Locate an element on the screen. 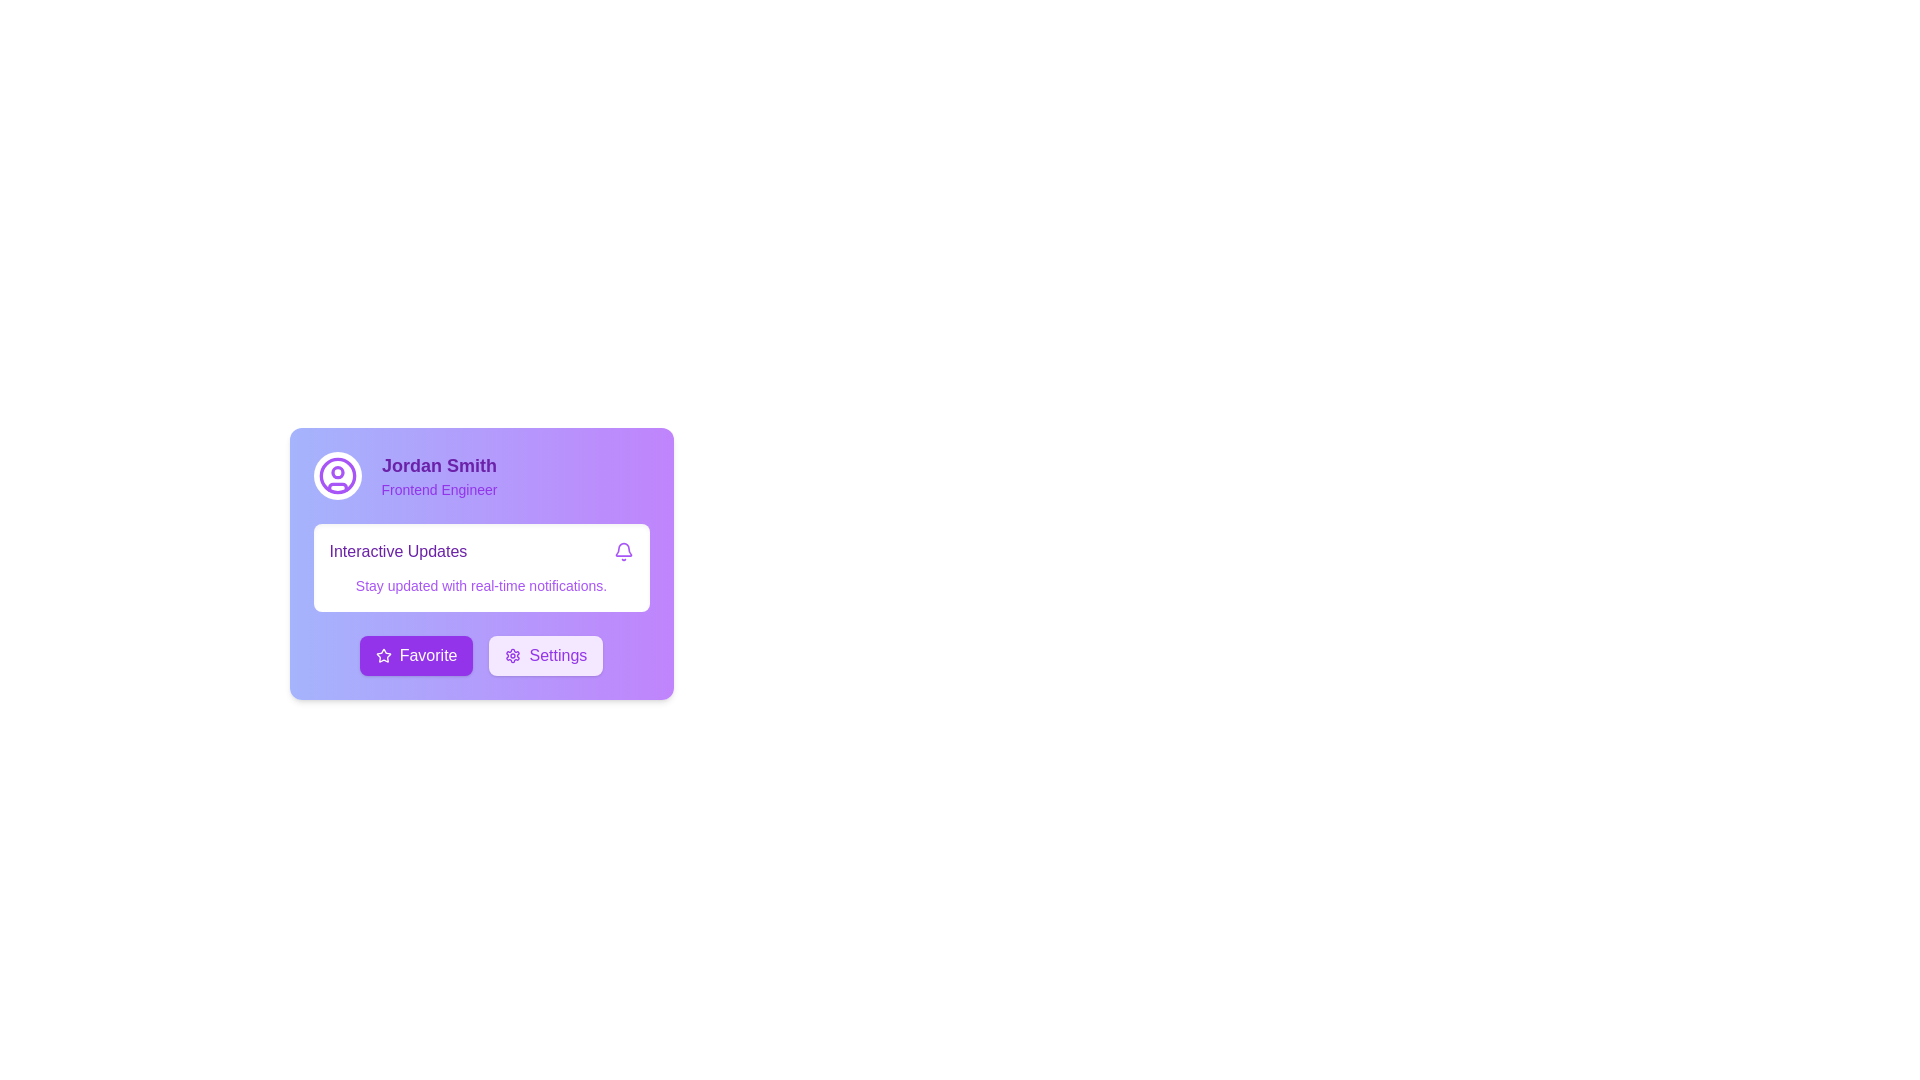 The height and width of the screenshot is (1080, 1920). the text label displaying 'Jordan Smith' to highlight it is located at coordinates (438, 466).